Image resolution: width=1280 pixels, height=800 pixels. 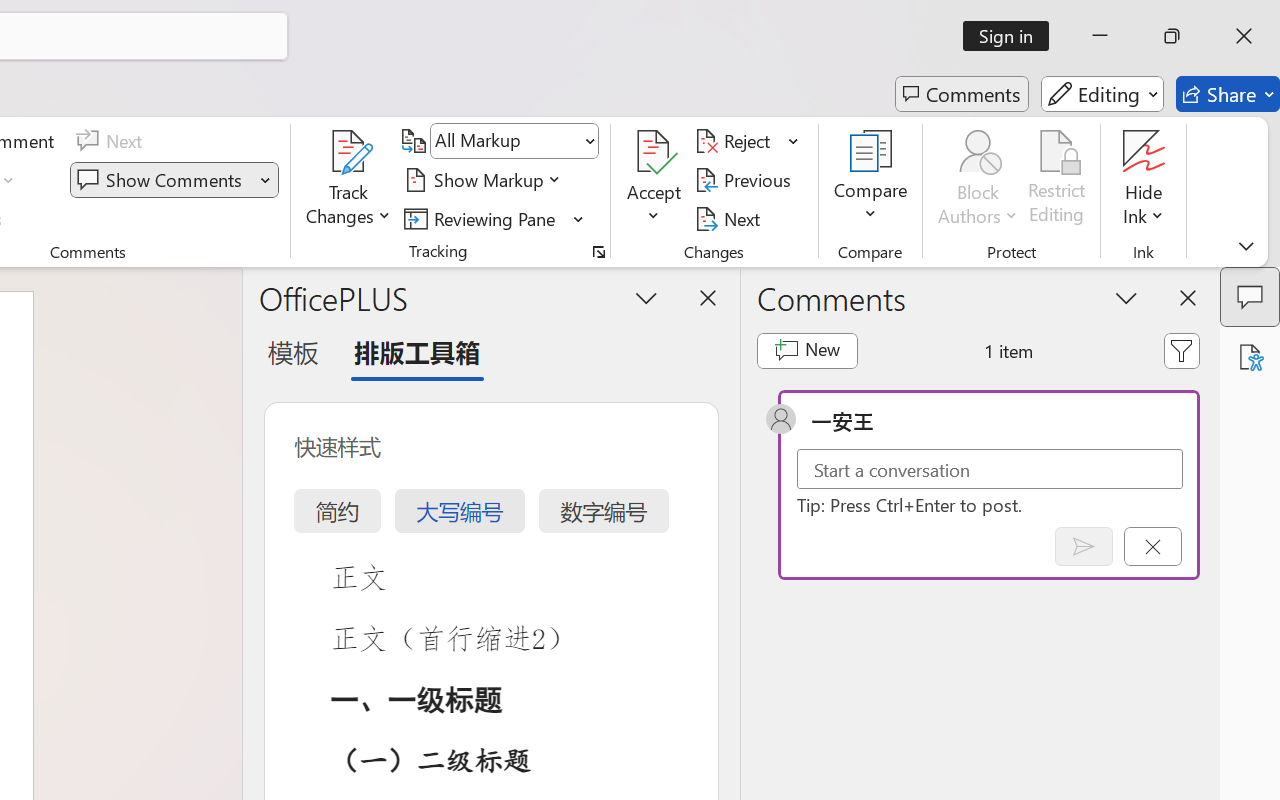 What do you see at coordinates (1182, 350) in the screenshot?
I see `'Filter'` at bounding box center [1182, 350].